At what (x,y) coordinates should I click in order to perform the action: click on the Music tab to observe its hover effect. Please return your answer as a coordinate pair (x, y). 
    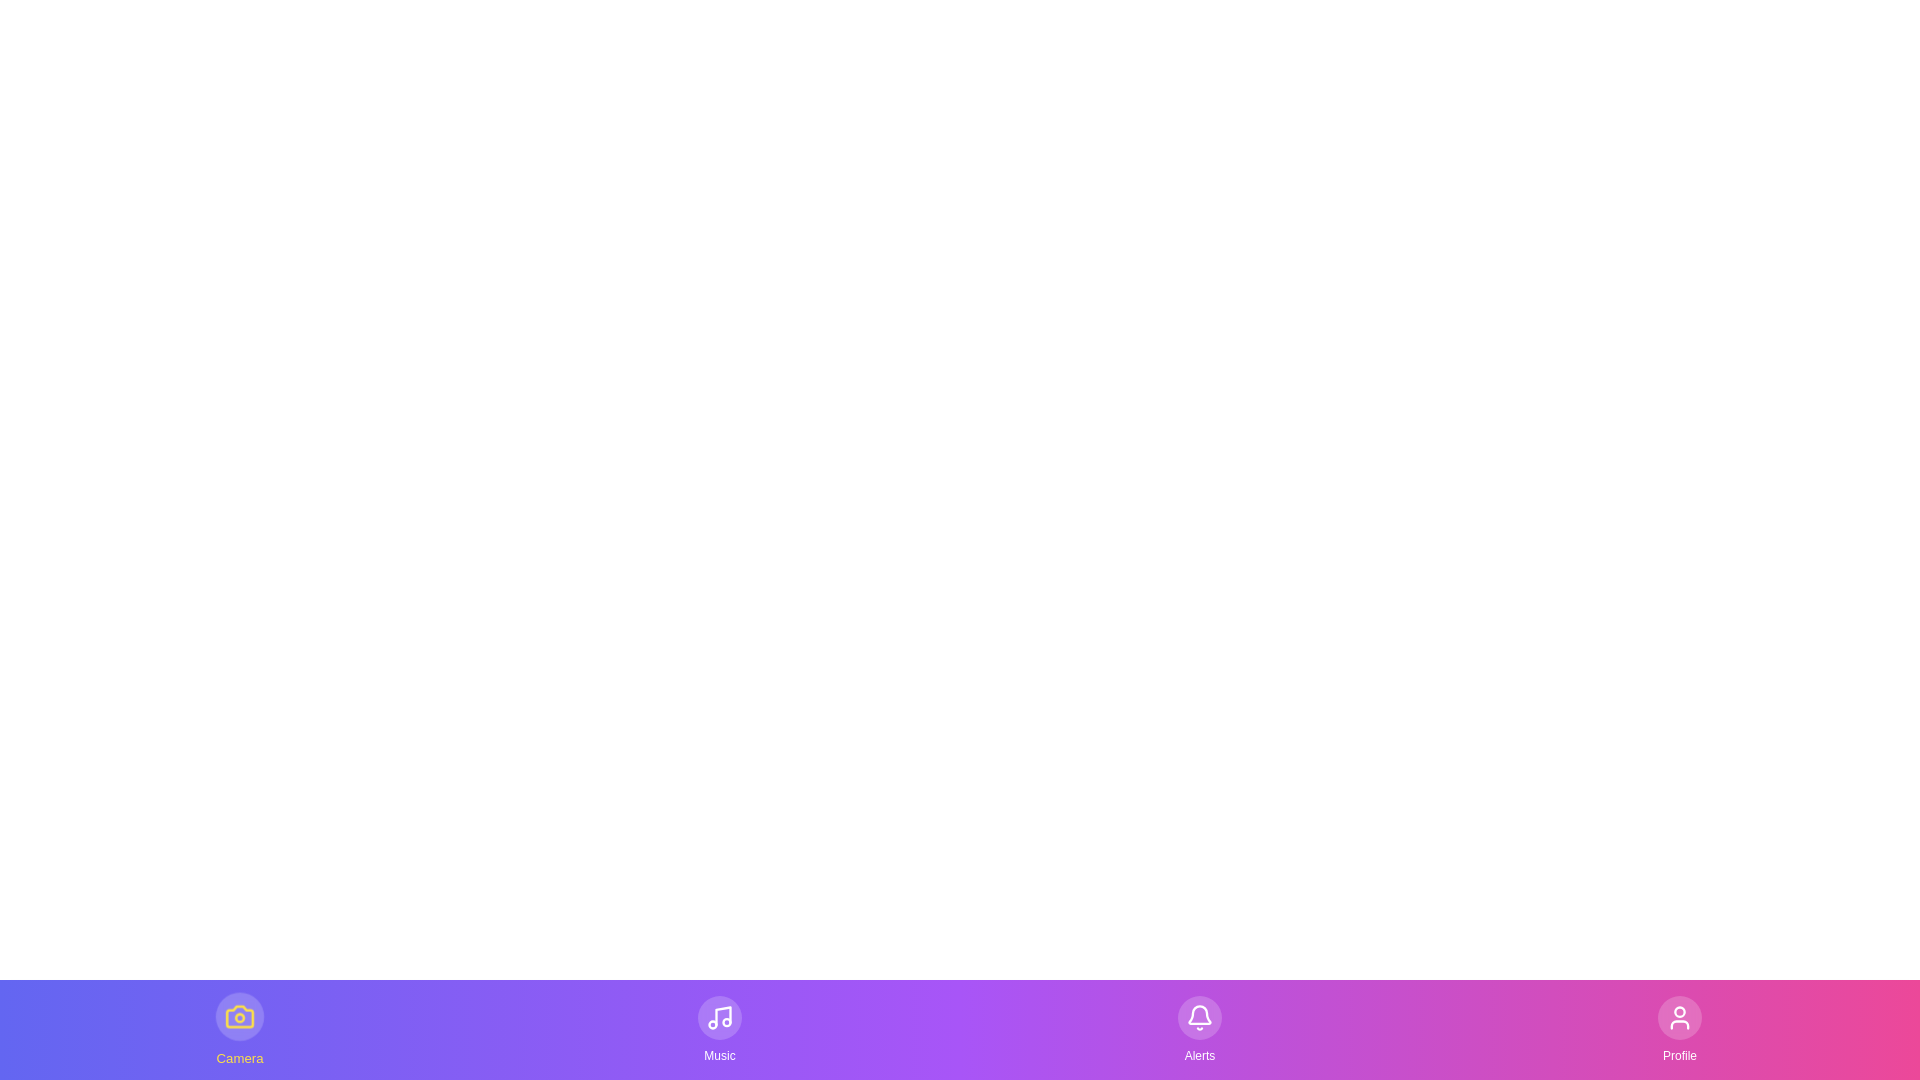
    Looking at the image, I should click on (720, 1029).